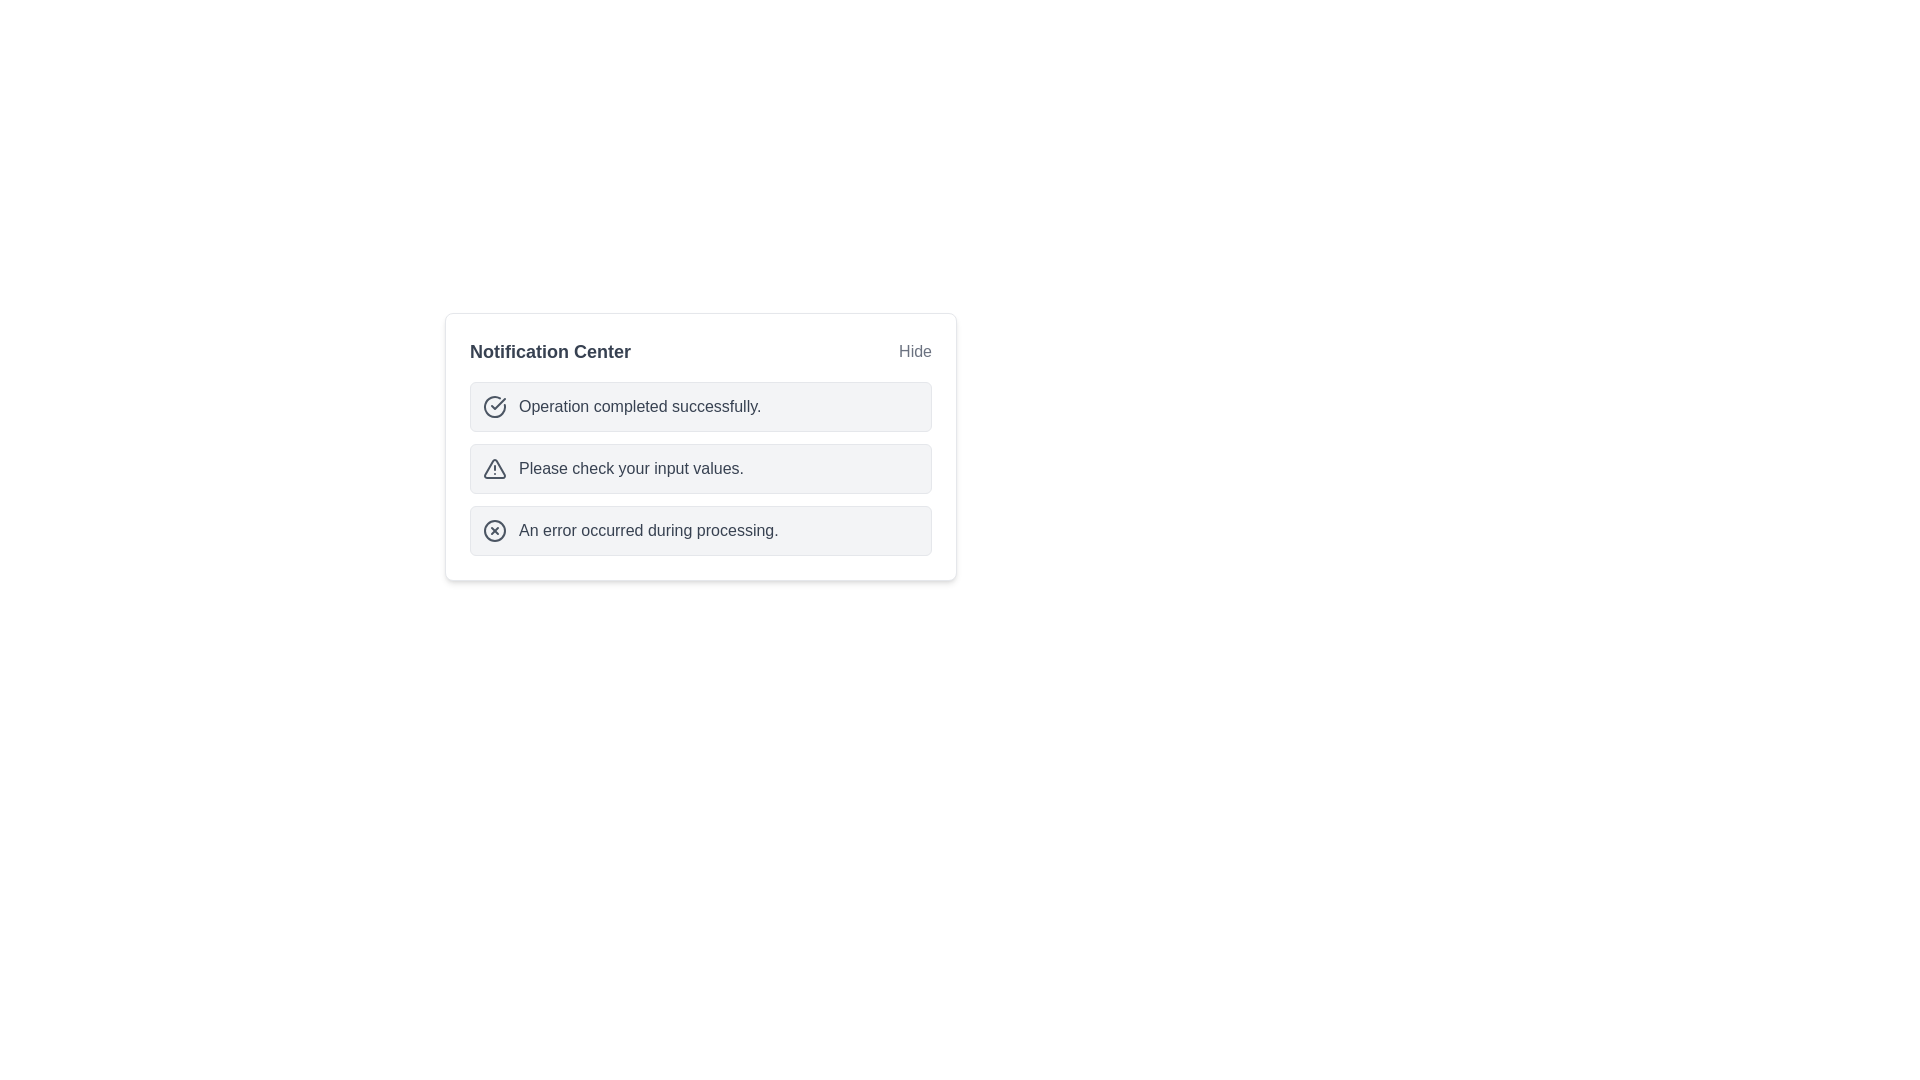 This screenshot has height=1080, width=1920. I want to click on the informational notification block that contains a warning icon and the message 'Please check your input values.' by clicking on it to interact with adjacent elements, so click(700, 469).